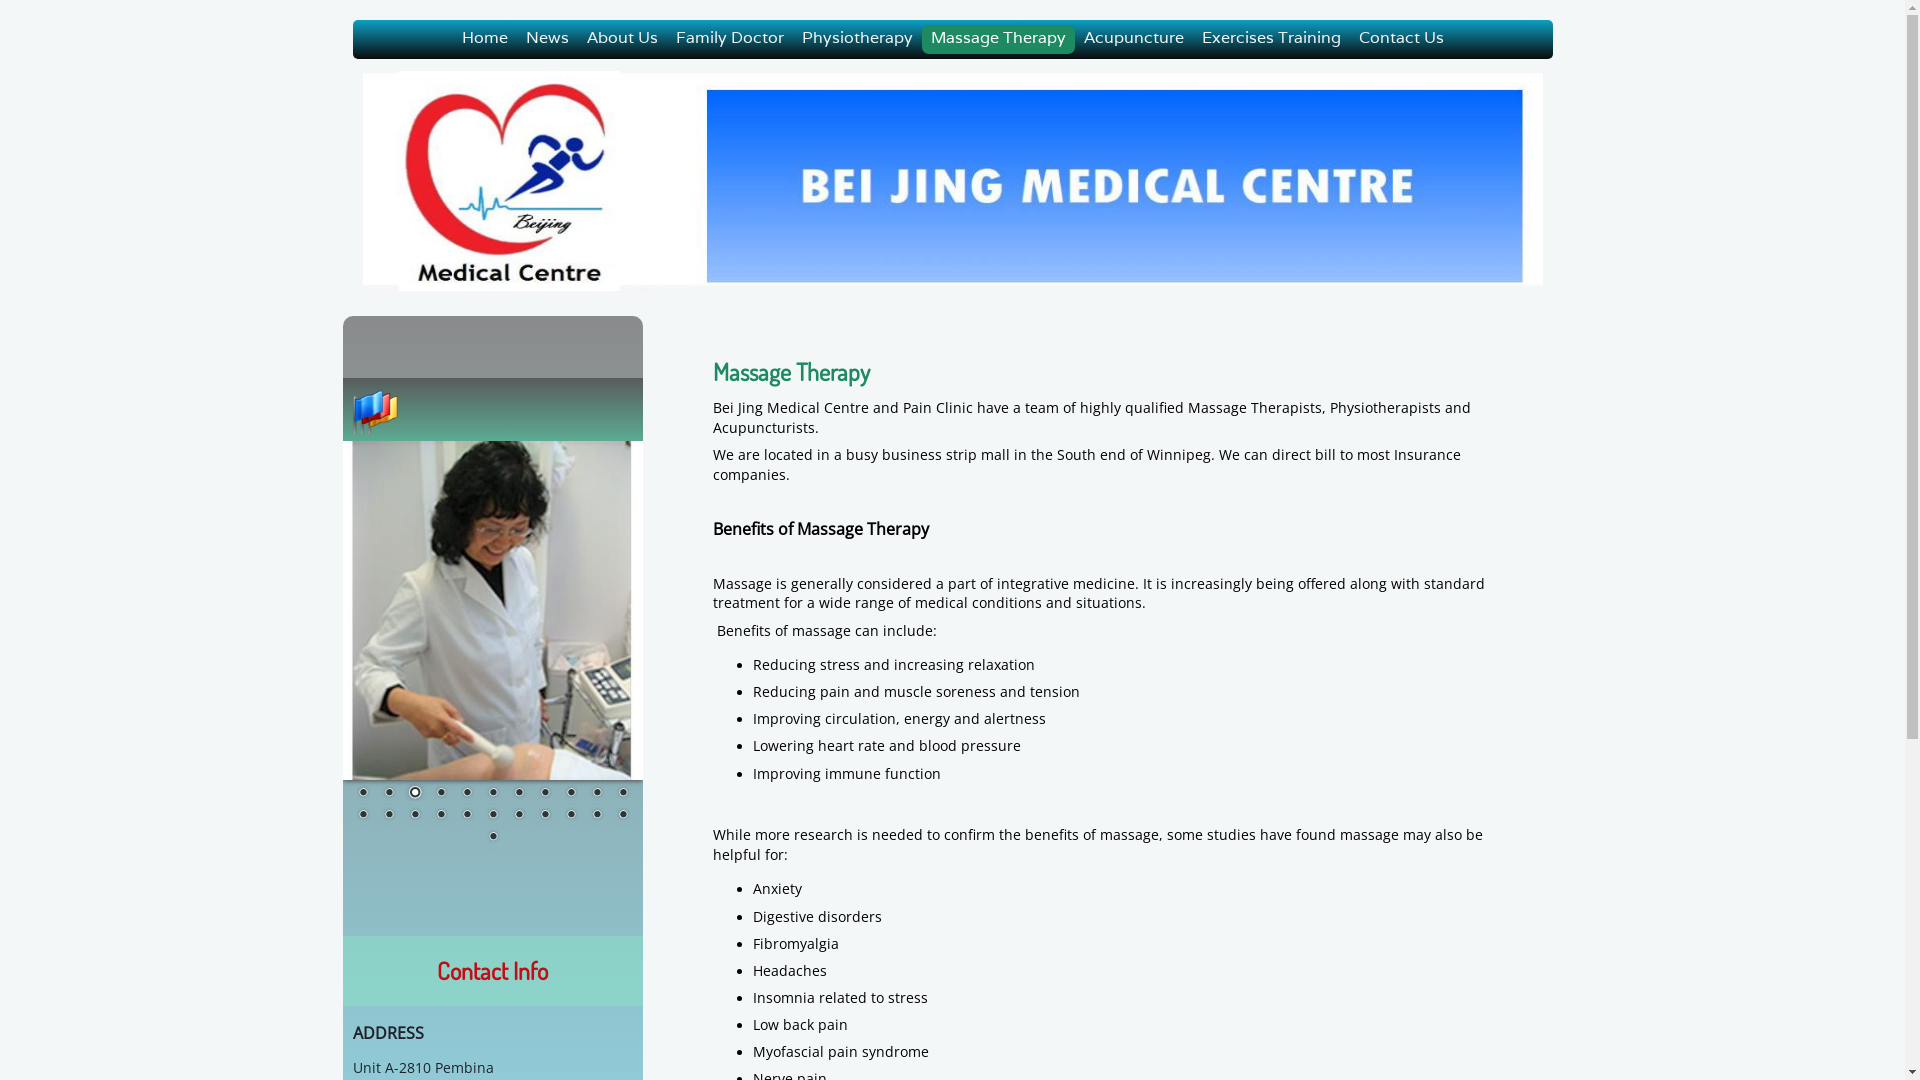 The image size is (1920, 1080). I want to click on 'Acupuncture', so click(1132, 39).